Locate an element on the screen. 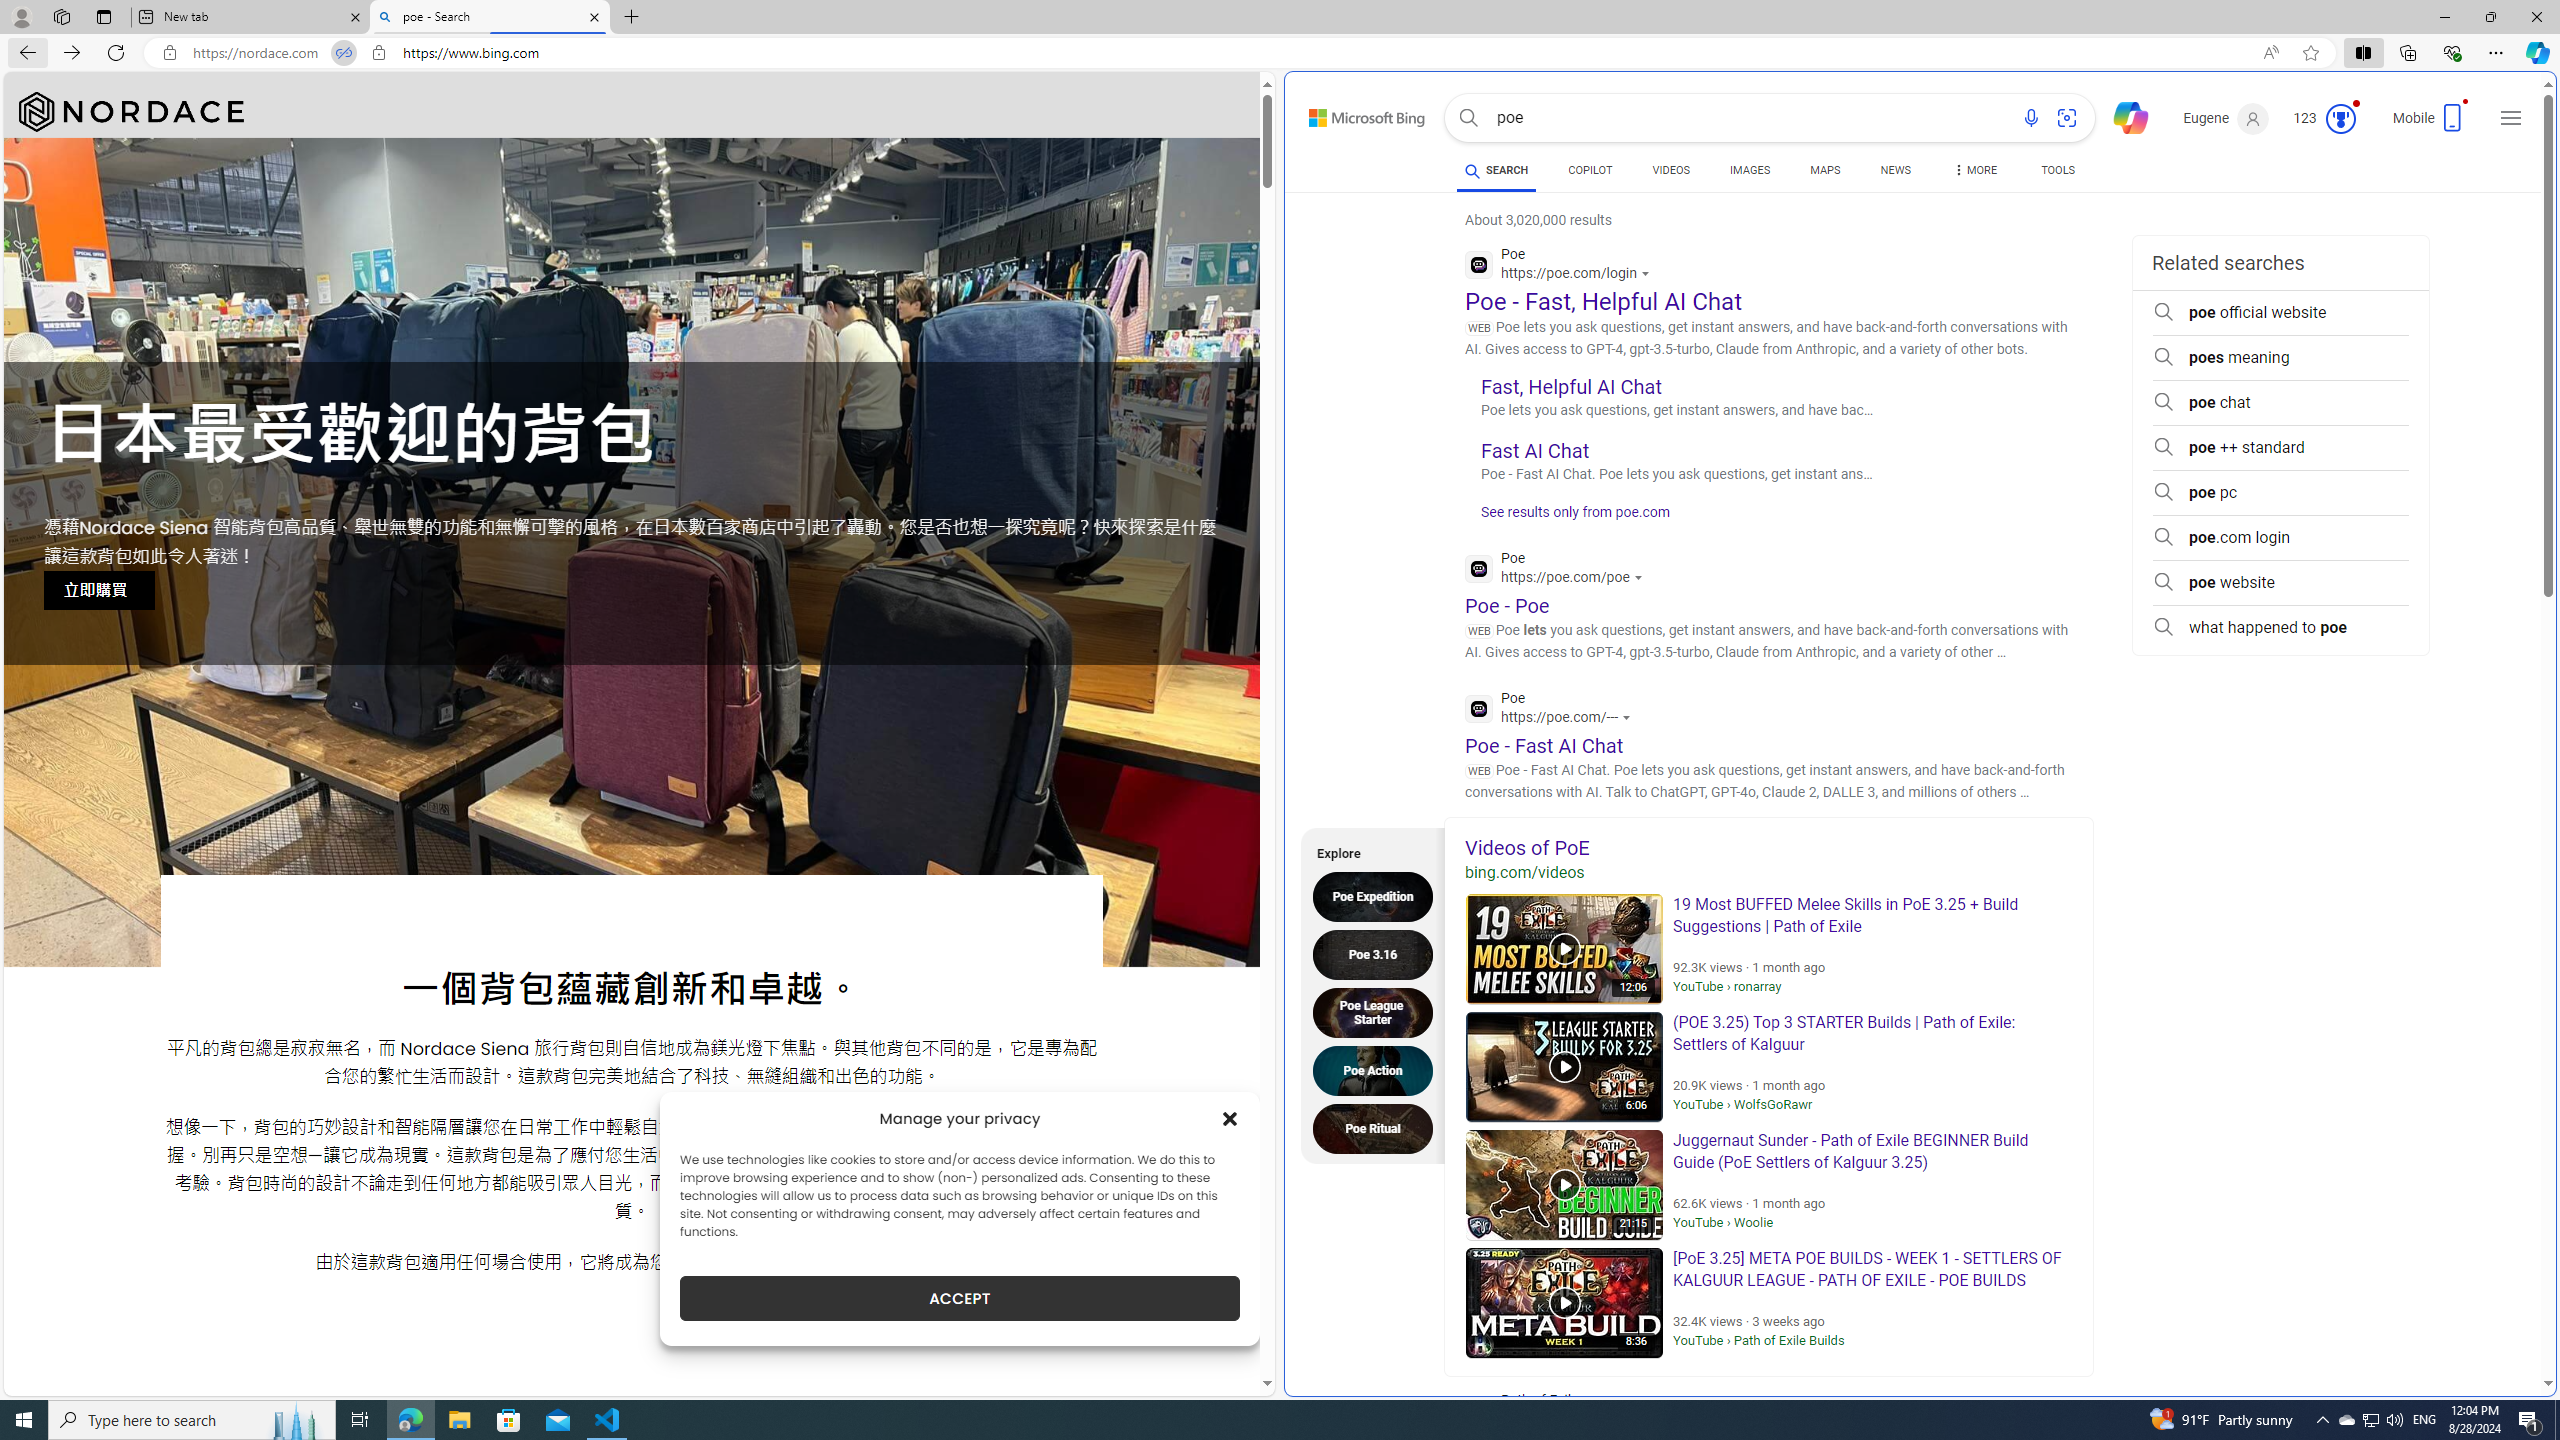 The width and height of the screenshot is (2560, 1440). 'Eugene' is located at coordinates (2226, 118).